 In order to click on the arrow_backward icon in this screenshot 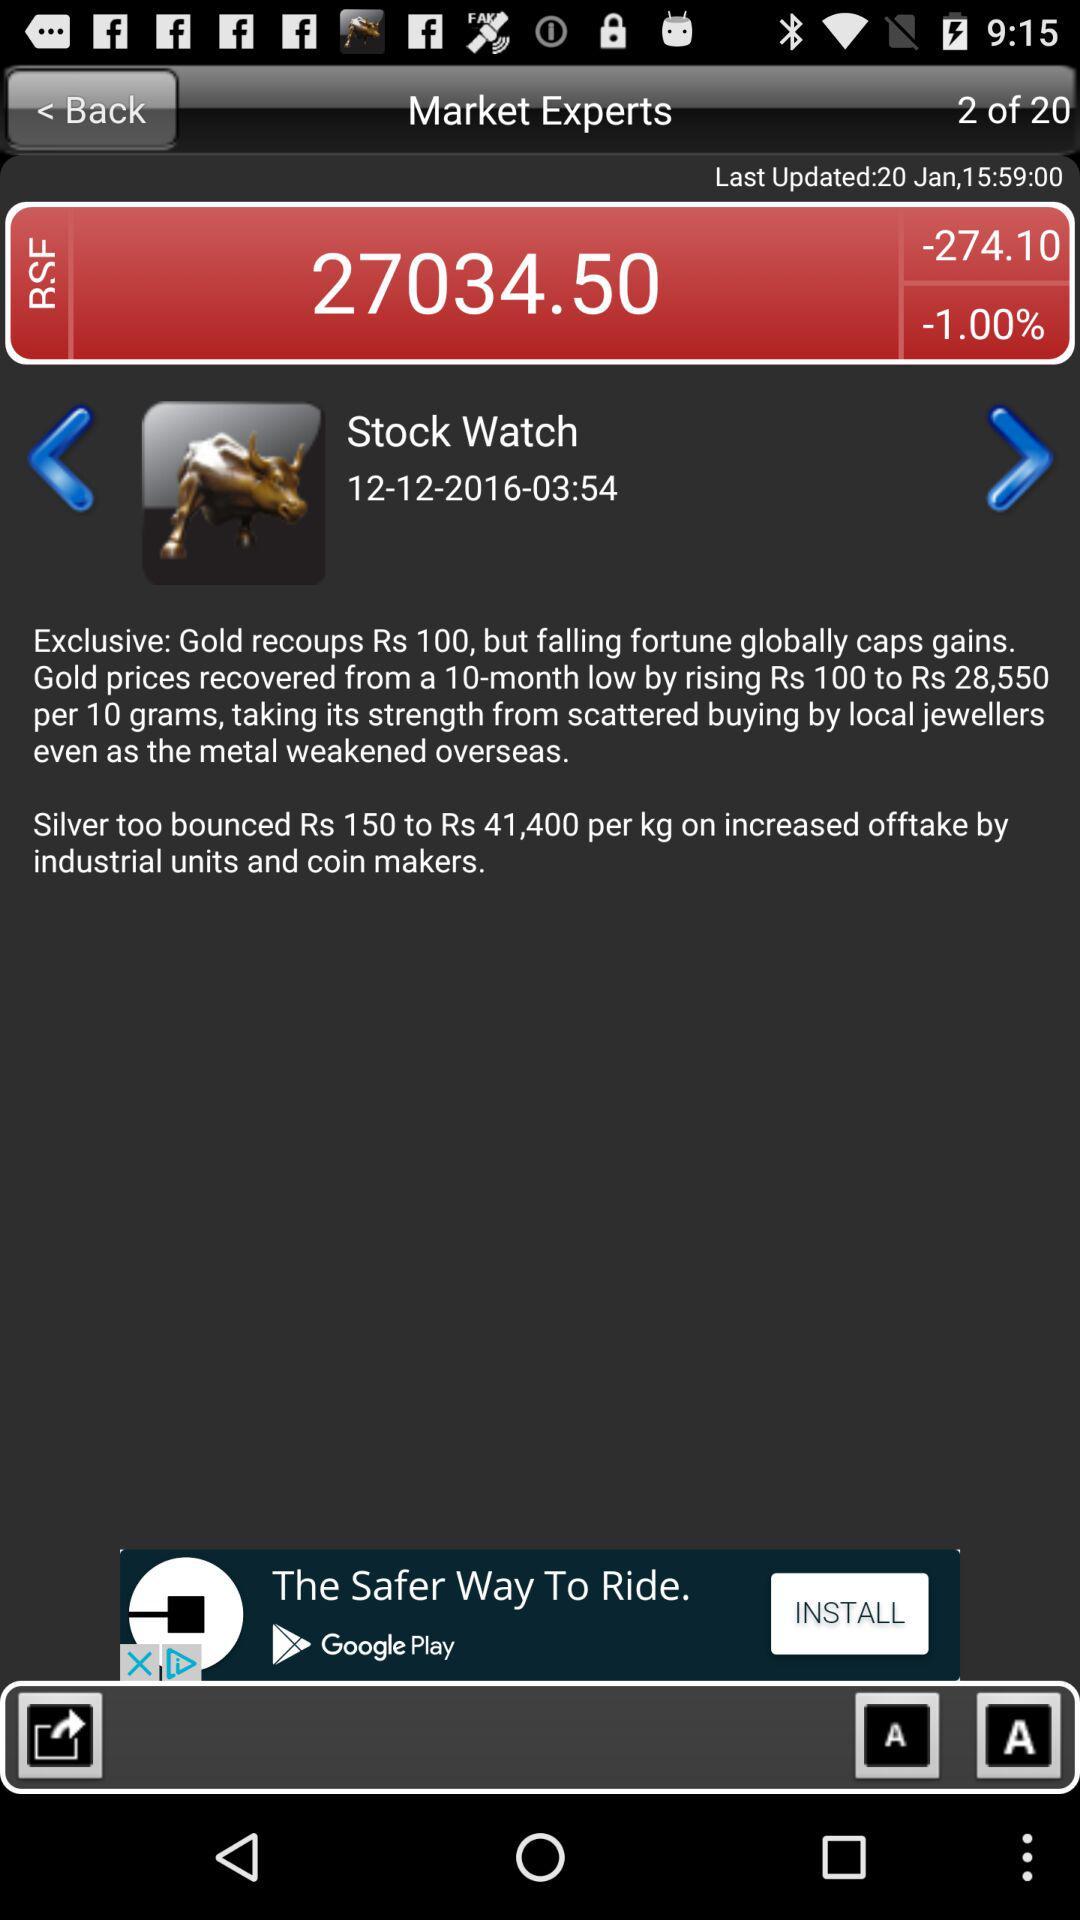, I will do `click(61, 491)`.